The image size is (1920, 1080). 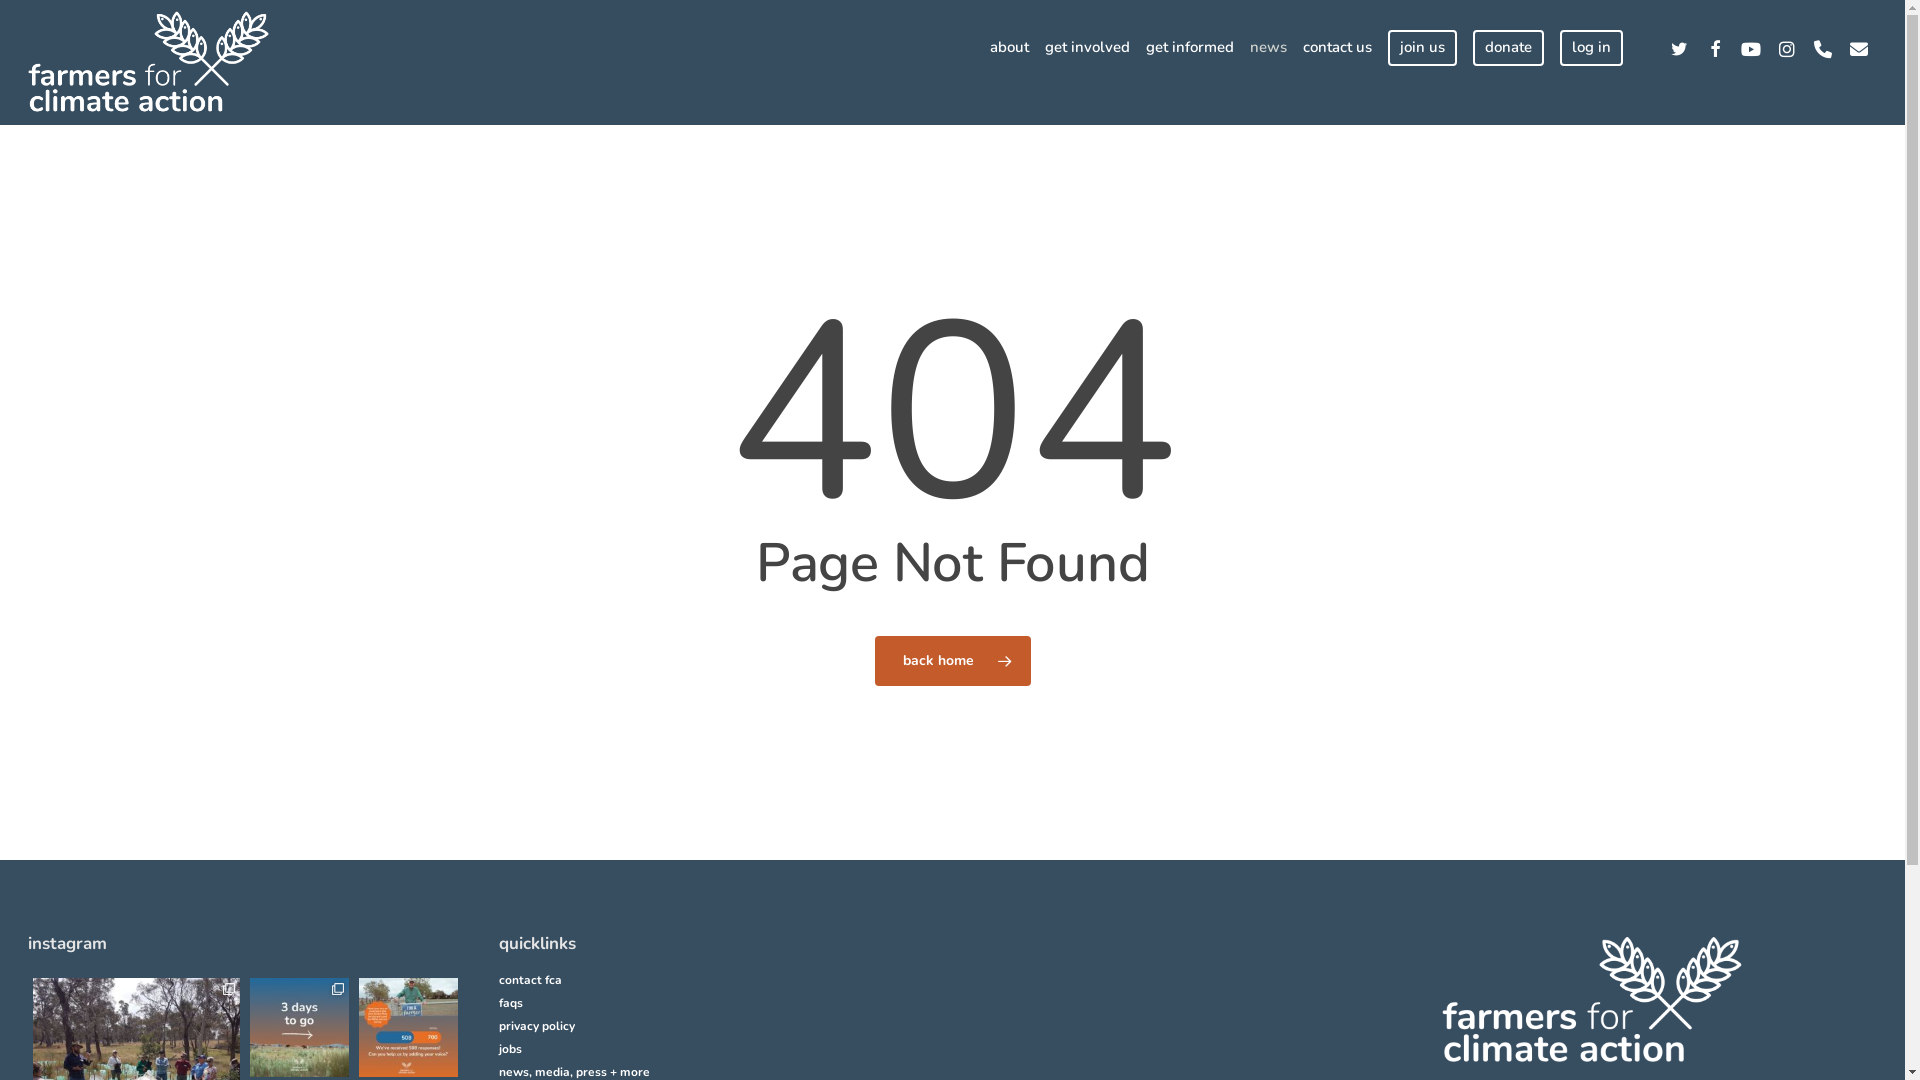 What do you see at coordinates (716, 1048) in the screenshot?
I see `'jobs'` at bounding box center [716, 1048].